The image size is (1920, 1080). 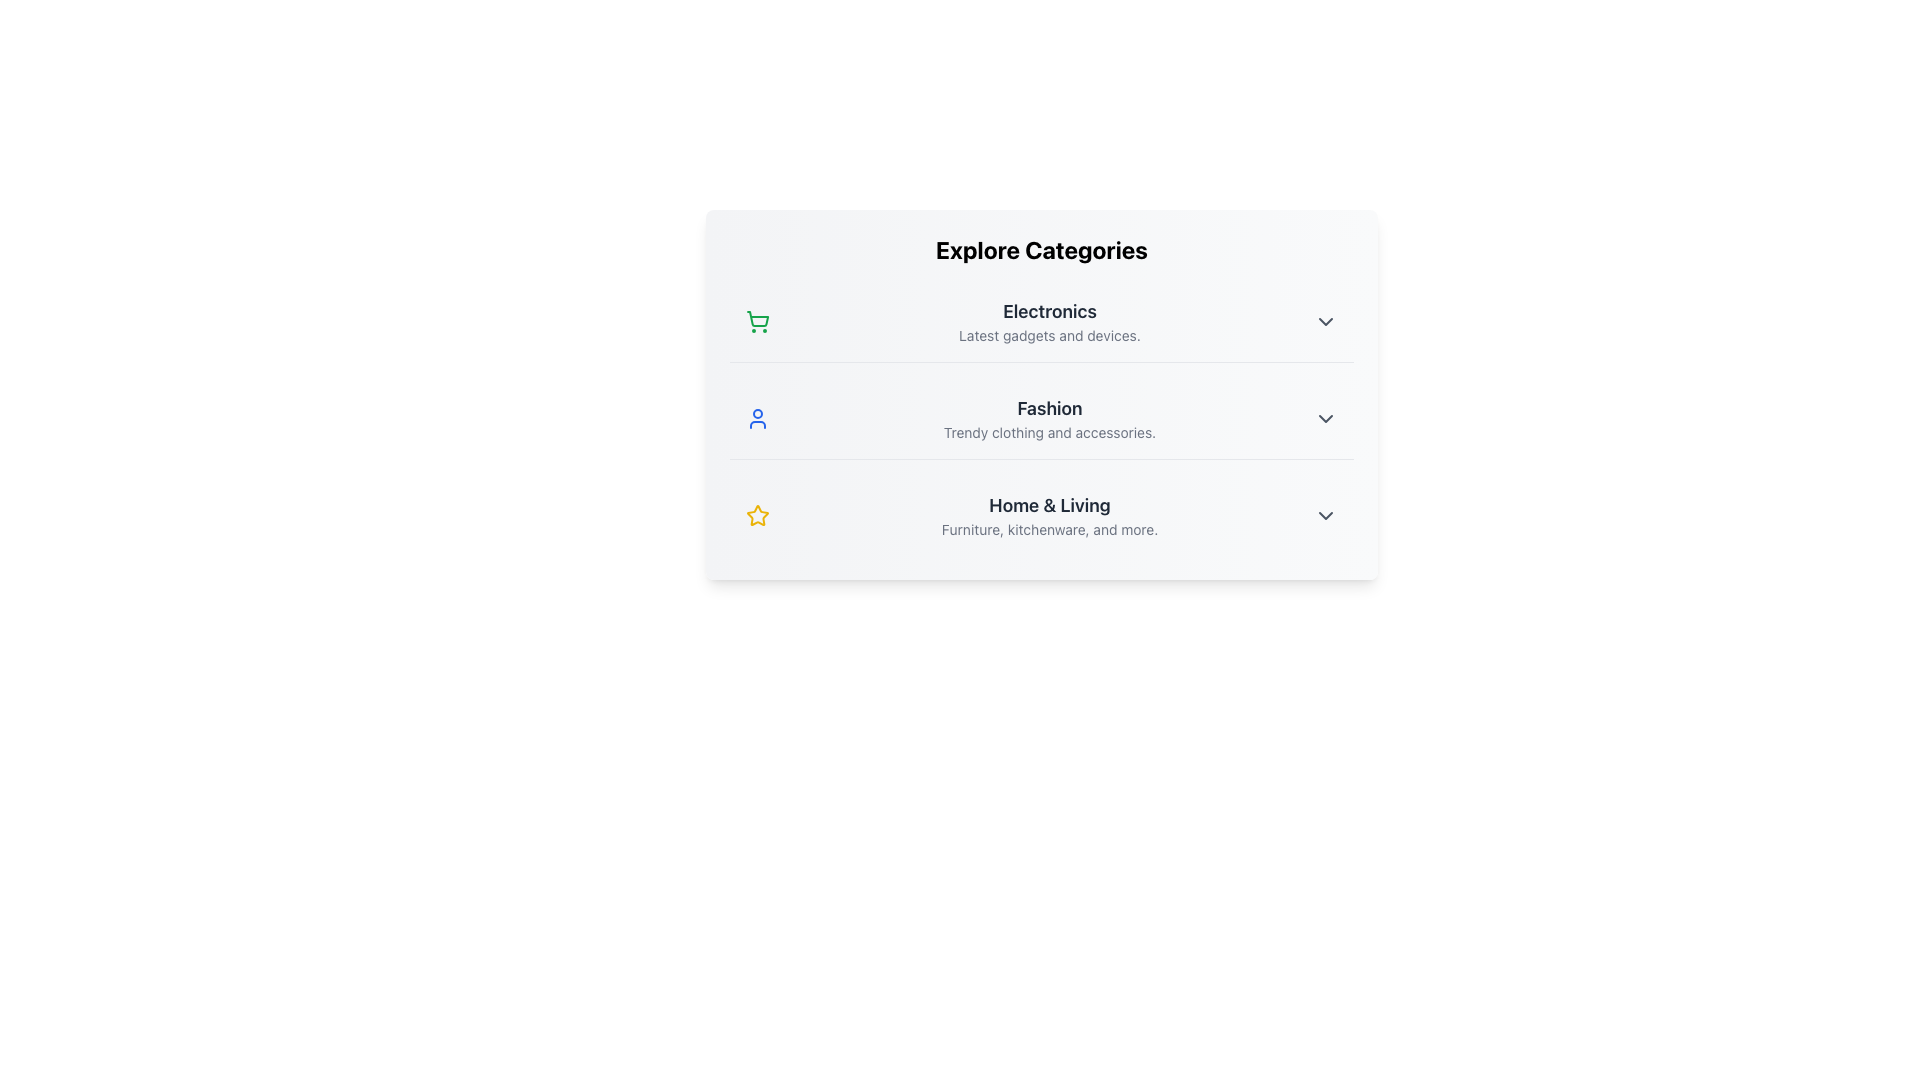 What do you see at coordinates (1049, 515) in the screenshot?
I see `the 'Home & Living' category label, which is the third item in the 'Explore Categories' section` at bounding box center [1049, 515].